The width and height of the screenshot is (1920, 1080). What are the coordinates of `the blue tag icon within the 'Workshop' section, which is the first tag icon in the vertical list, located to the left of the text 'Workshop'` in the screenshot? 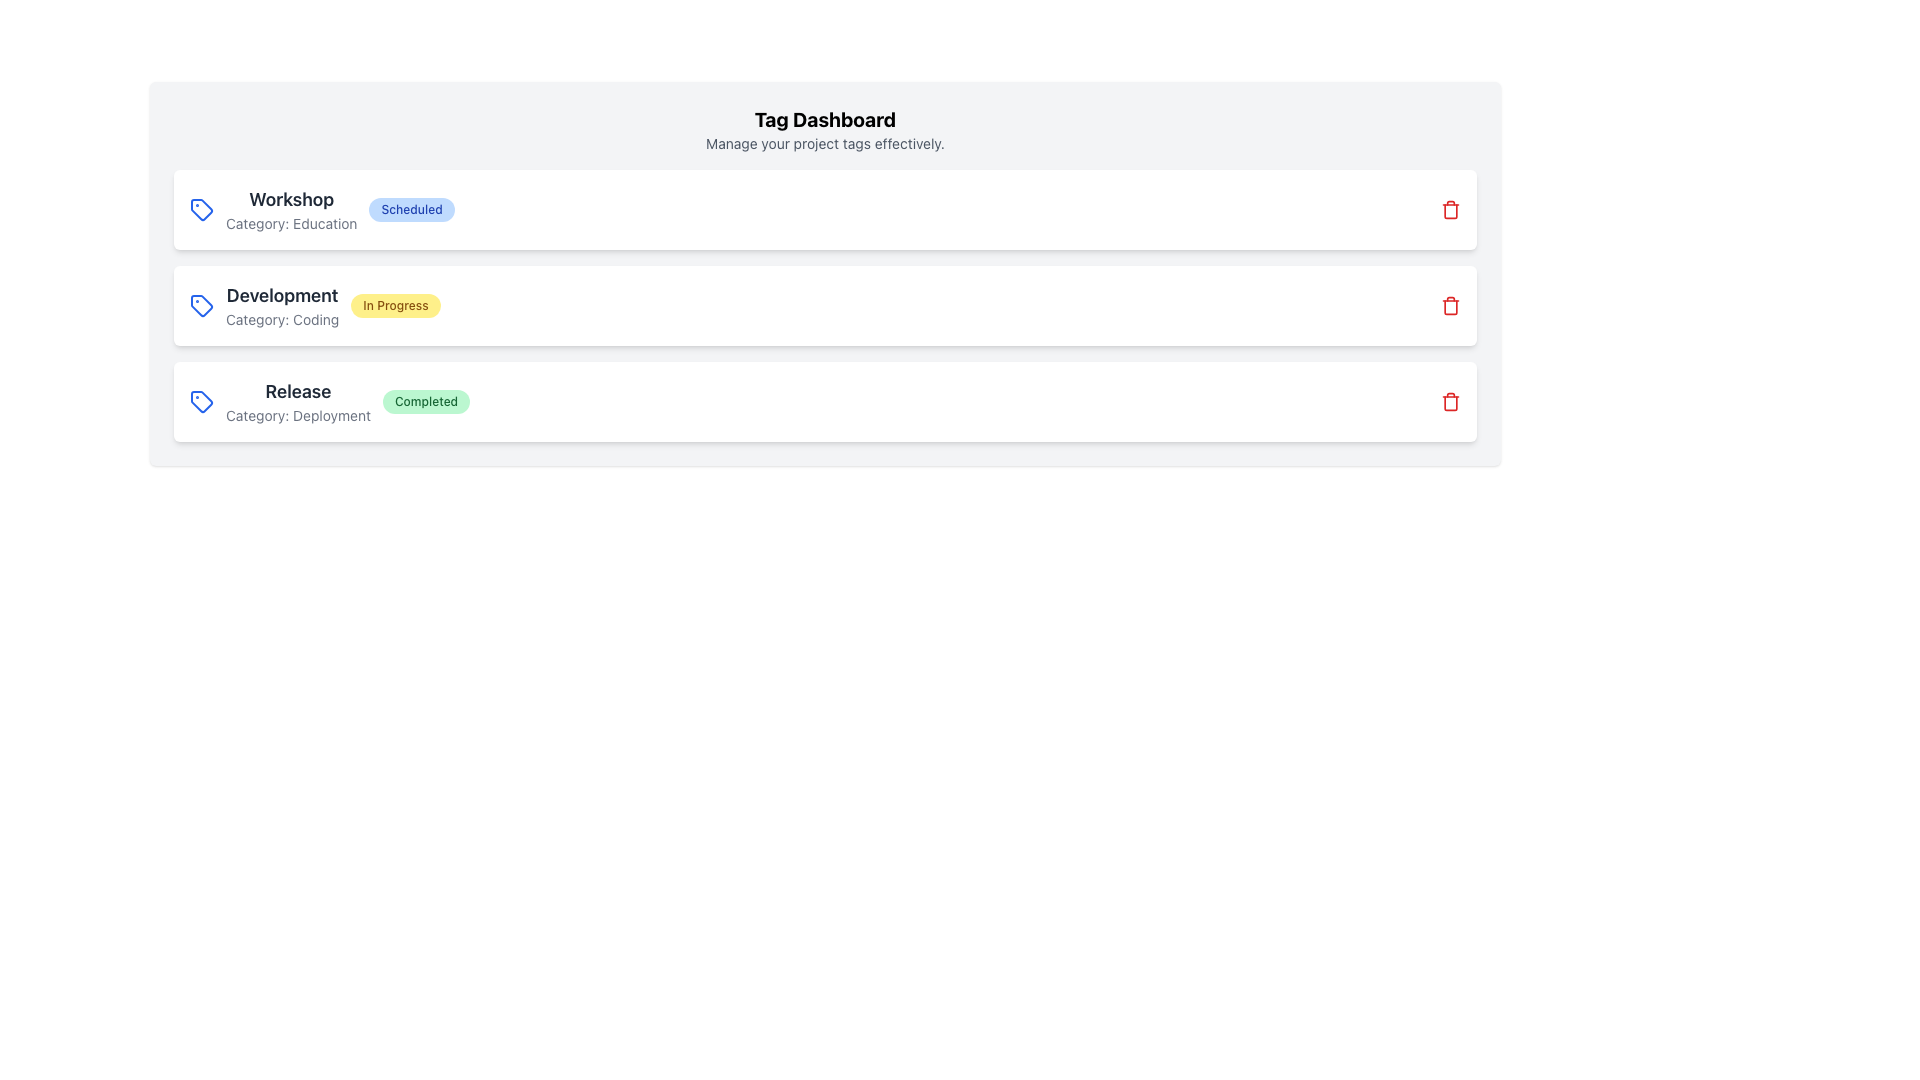 It's located at (201, 209).